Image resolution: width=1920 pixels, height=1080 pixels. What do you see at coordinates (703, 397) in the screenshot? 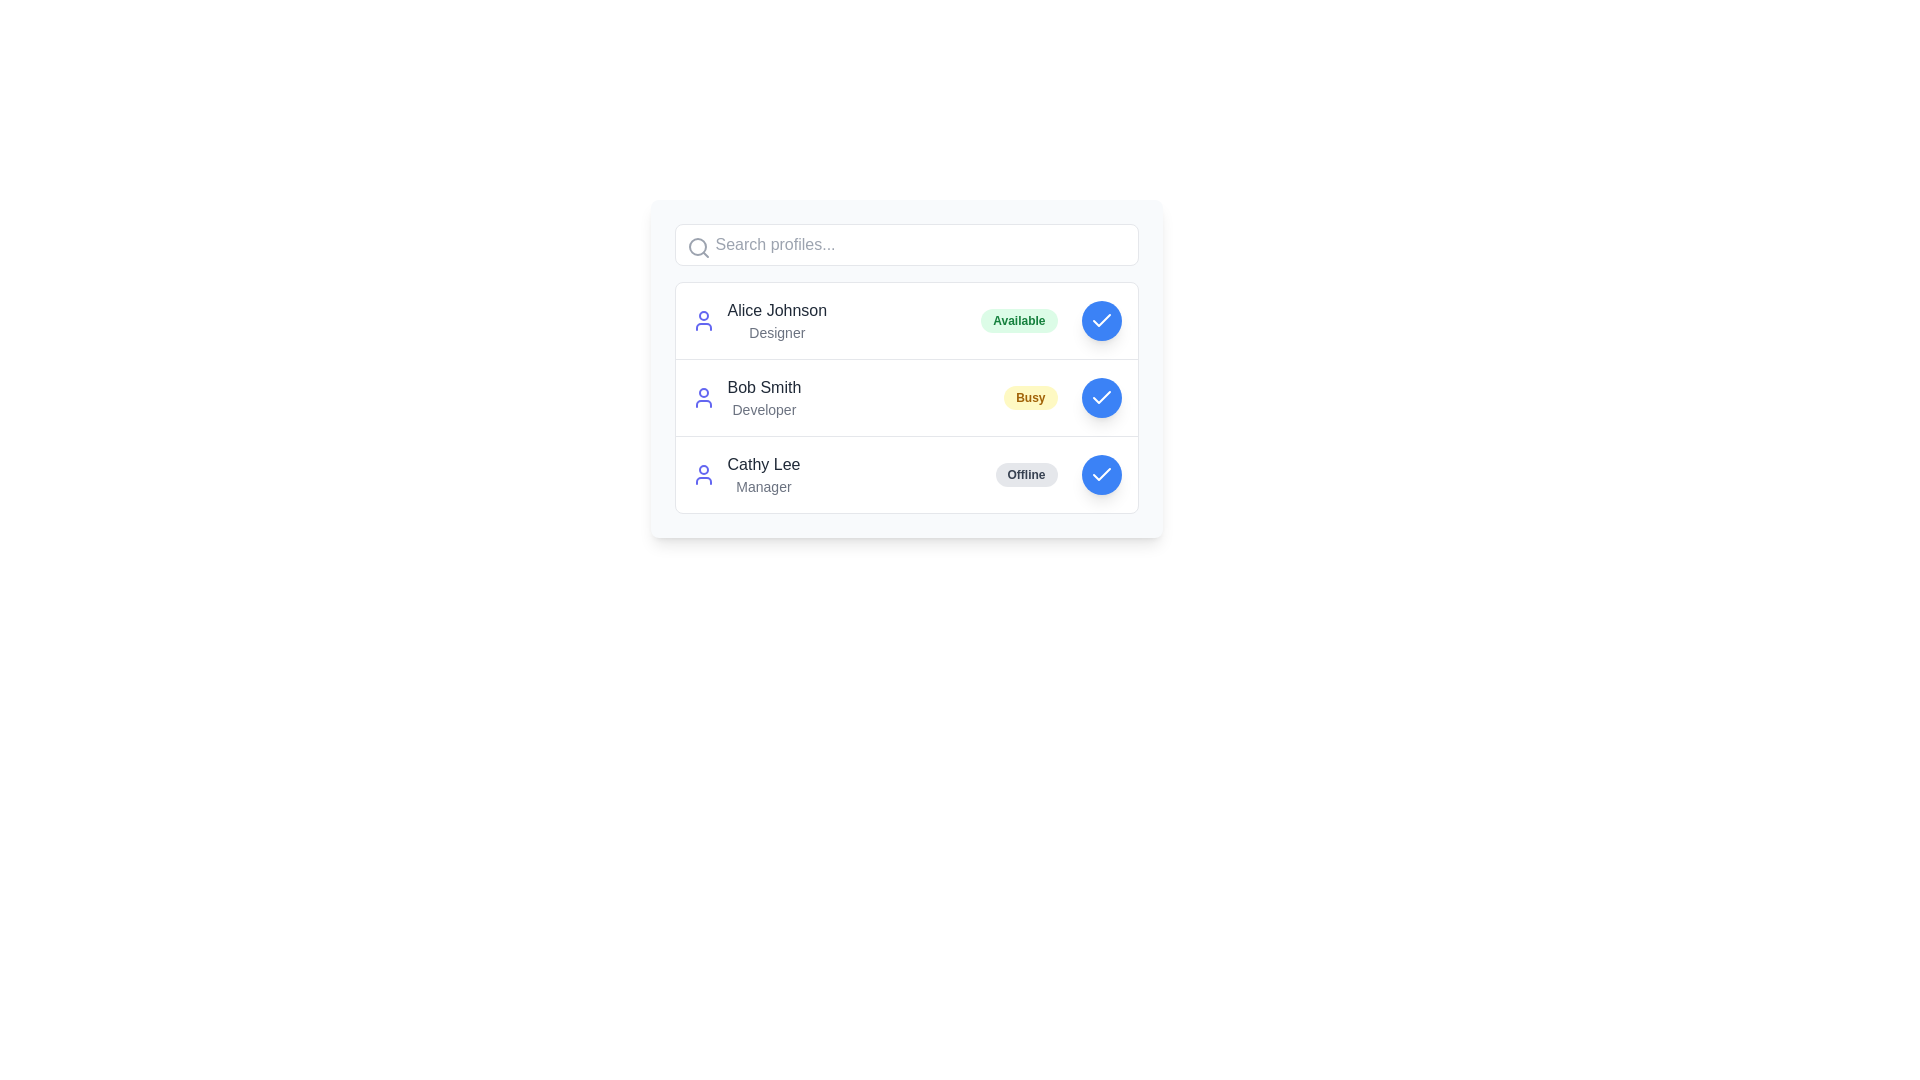
I see `the user icon with a purple outline next to 'Bob Smith' in the second row of the profile list` at bounding box center [703, 397].